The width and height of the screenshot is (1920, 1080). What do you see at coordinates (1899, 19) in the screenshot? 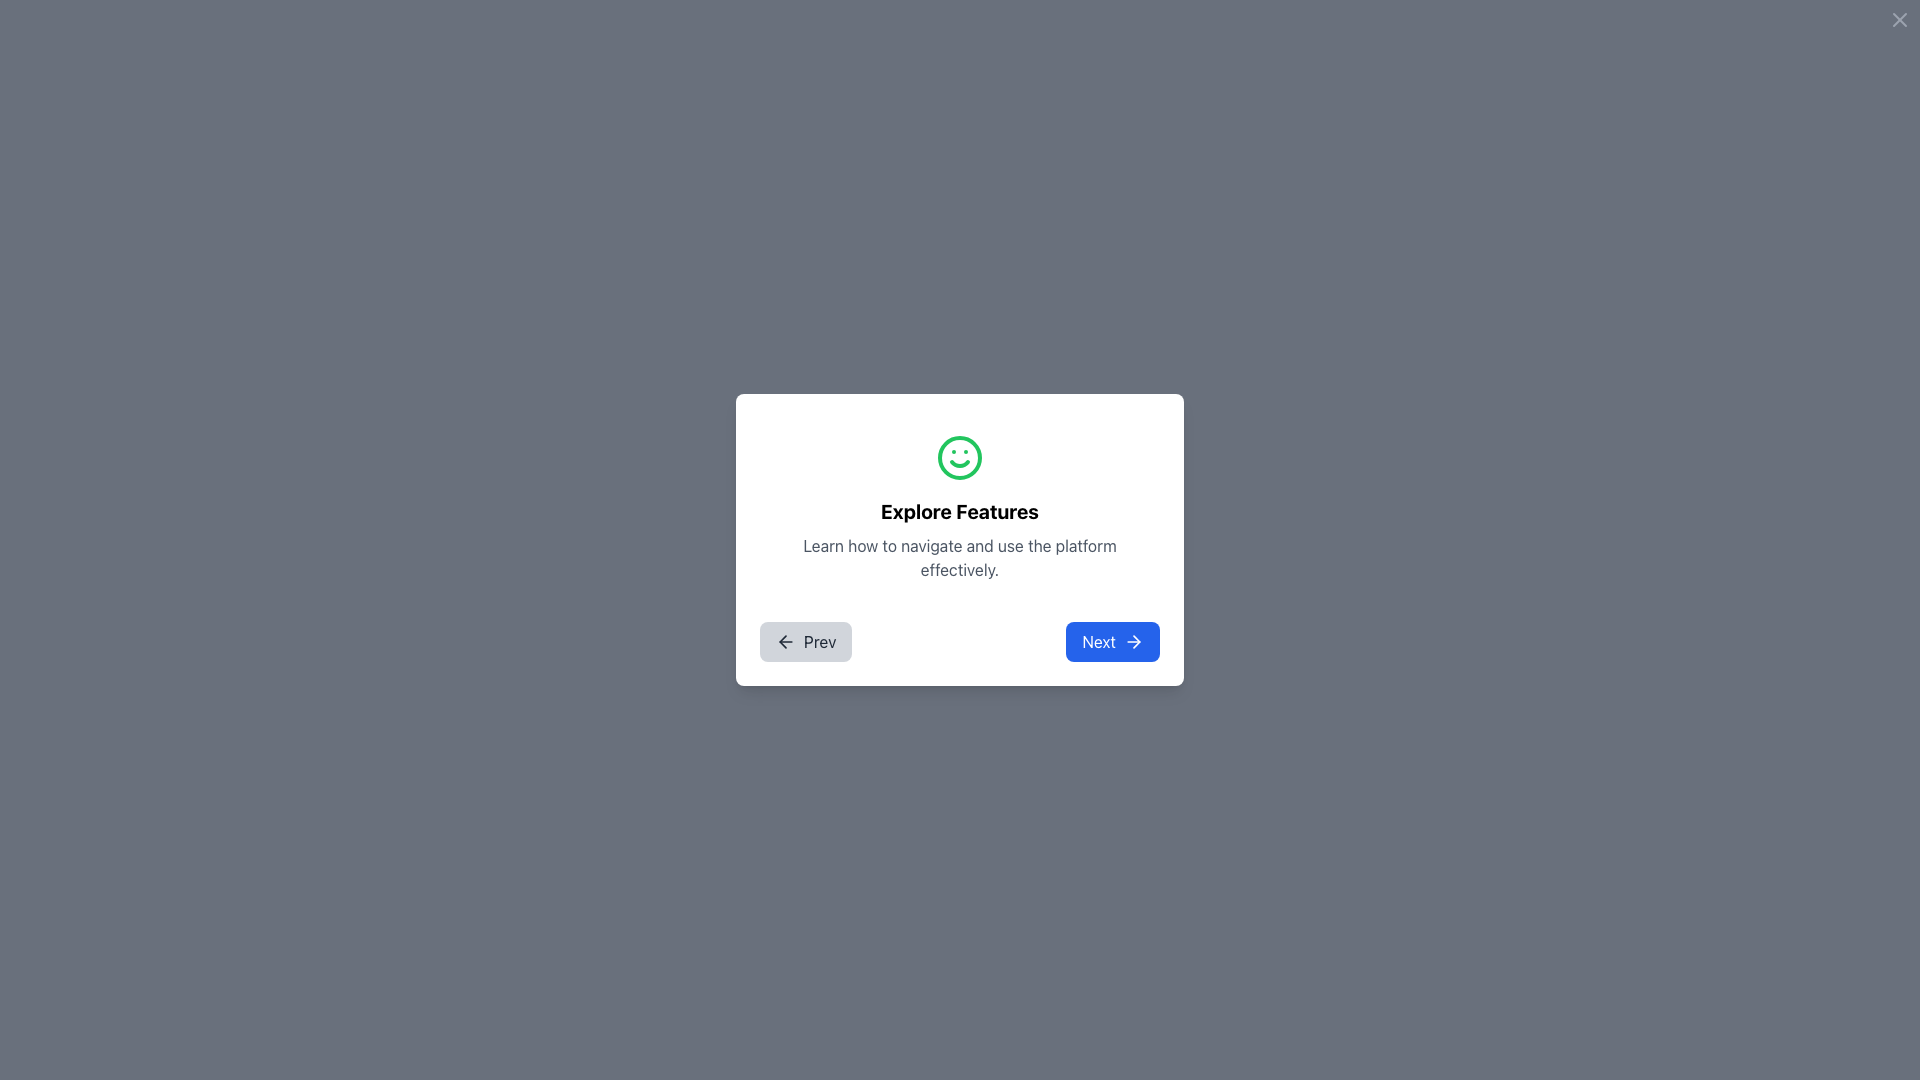
I see `the close button with an 'X' icon located at the top-right corner of the modal dialog` at bounding box center [1899, 19].